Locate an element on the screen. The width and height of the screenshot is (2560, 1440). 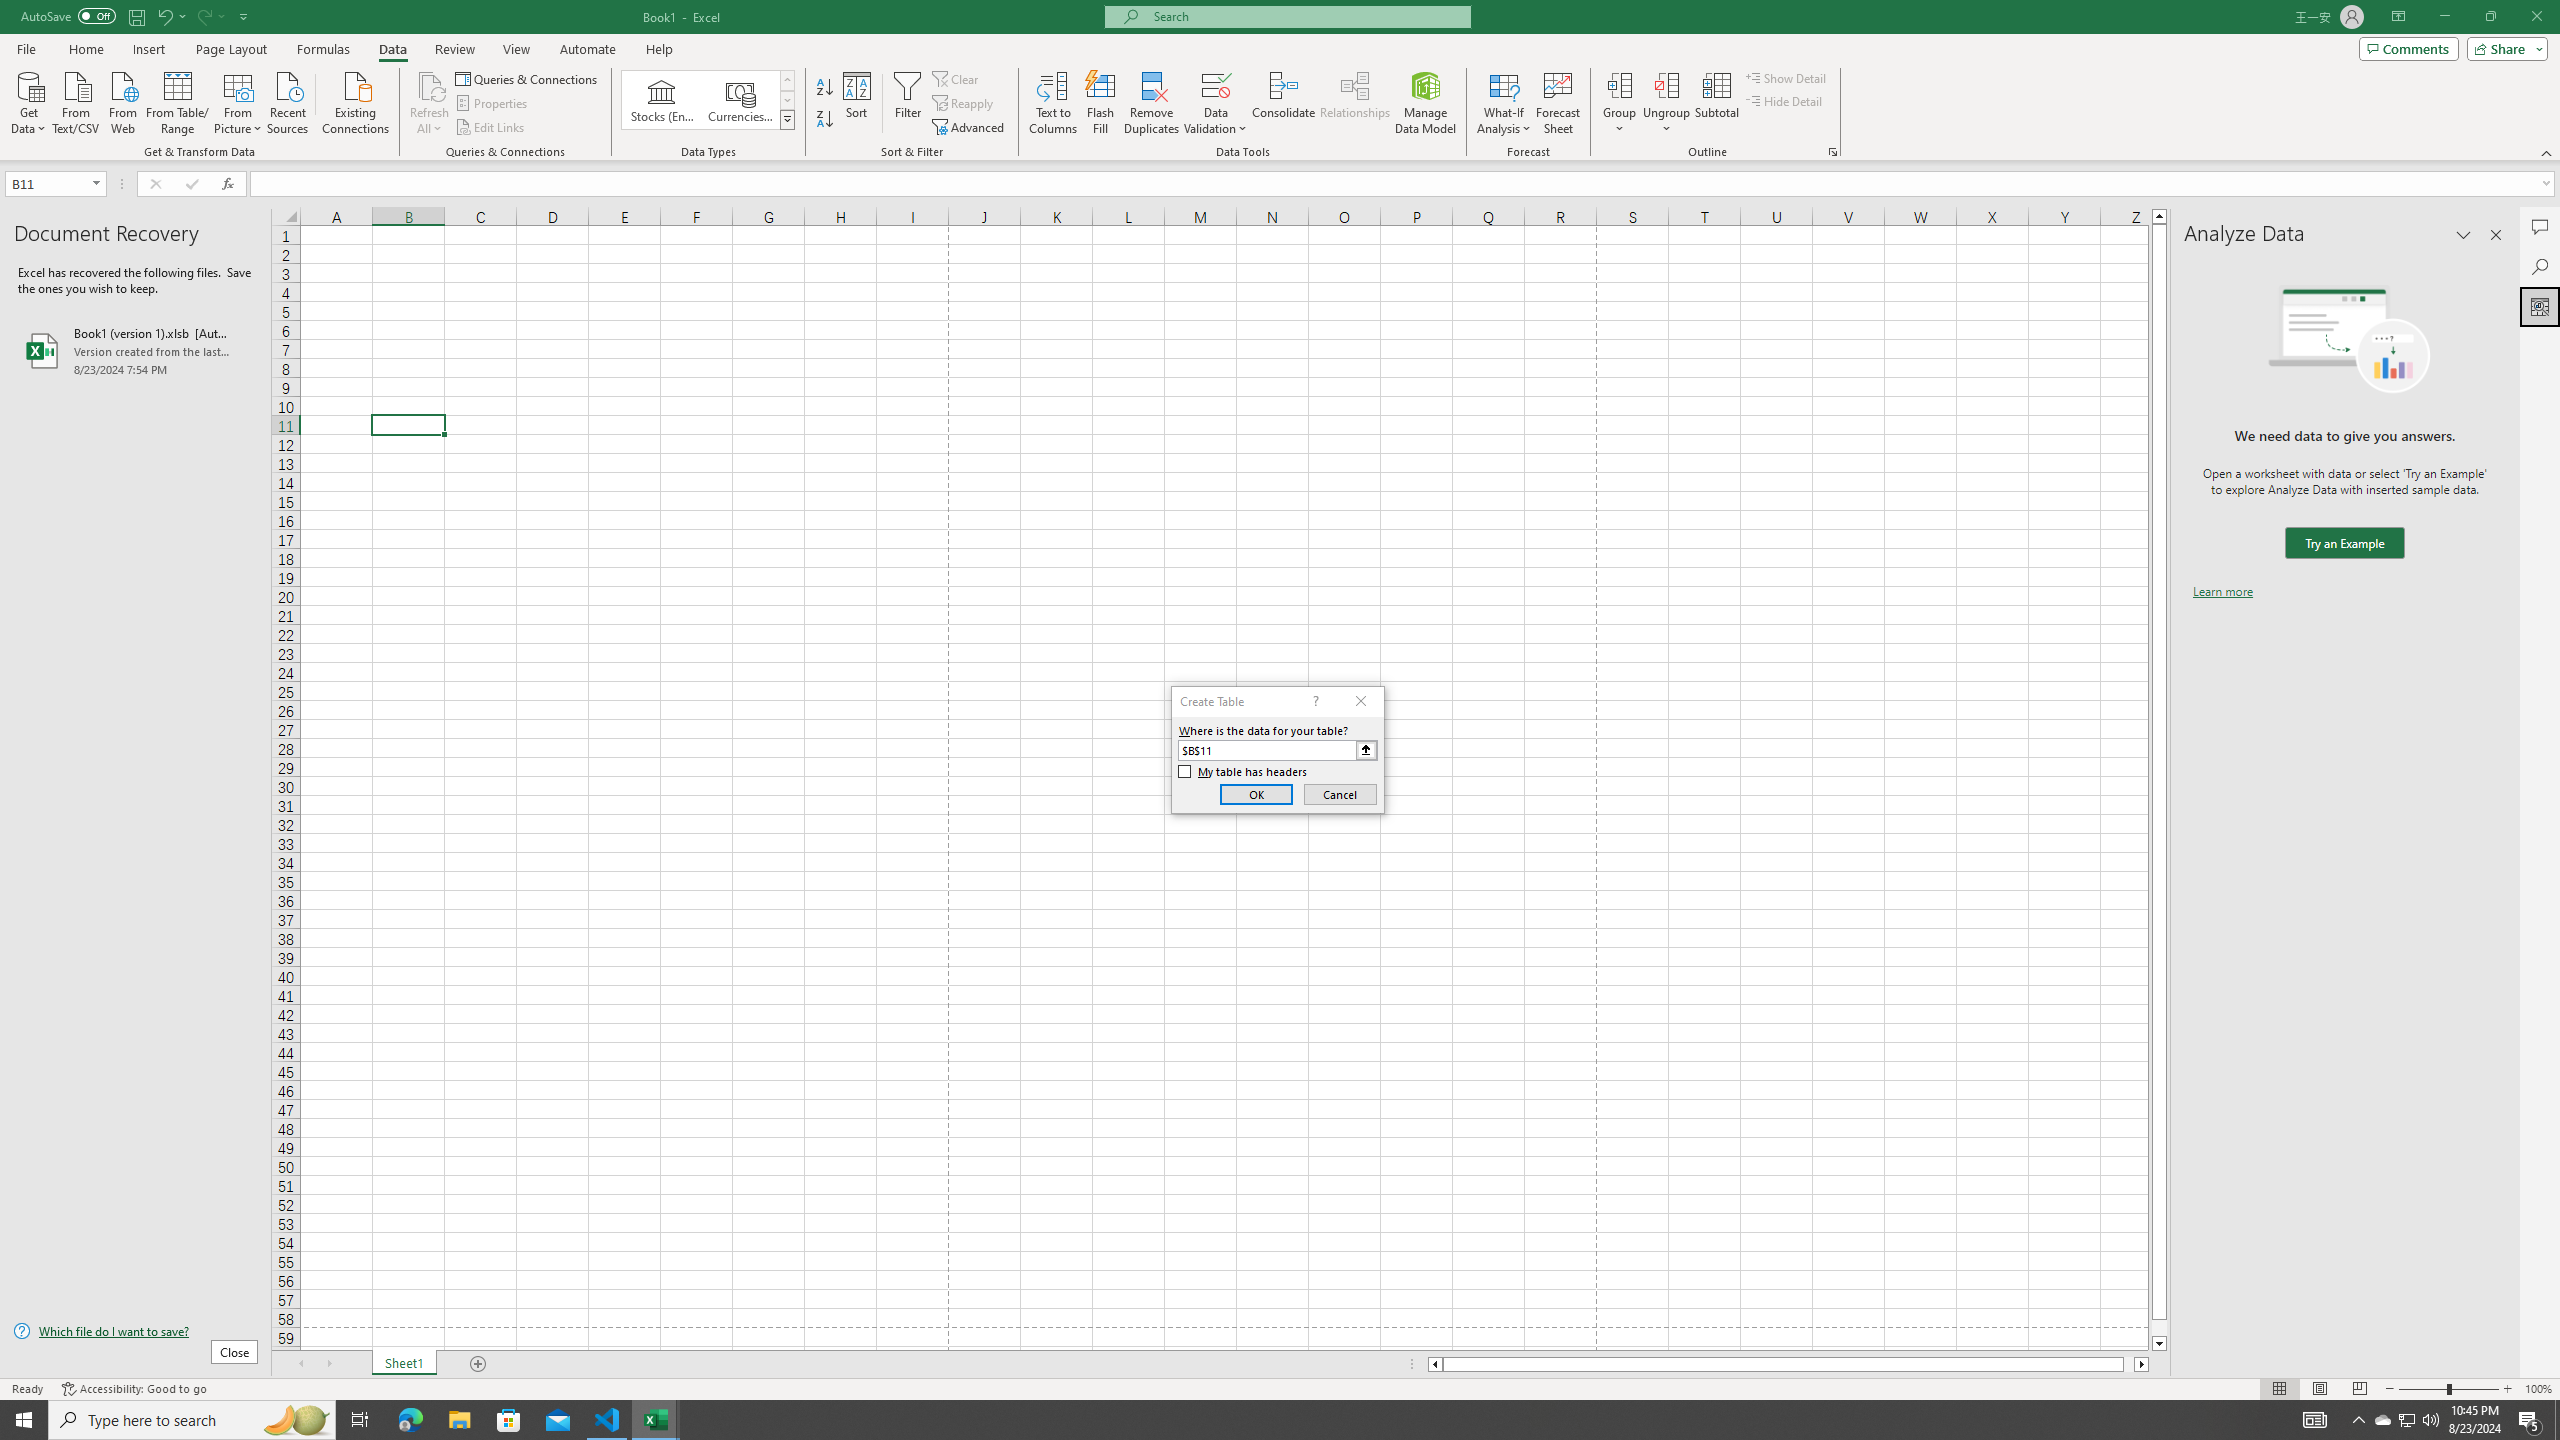
'Existing Connections' is located at coordinates (354, 100).